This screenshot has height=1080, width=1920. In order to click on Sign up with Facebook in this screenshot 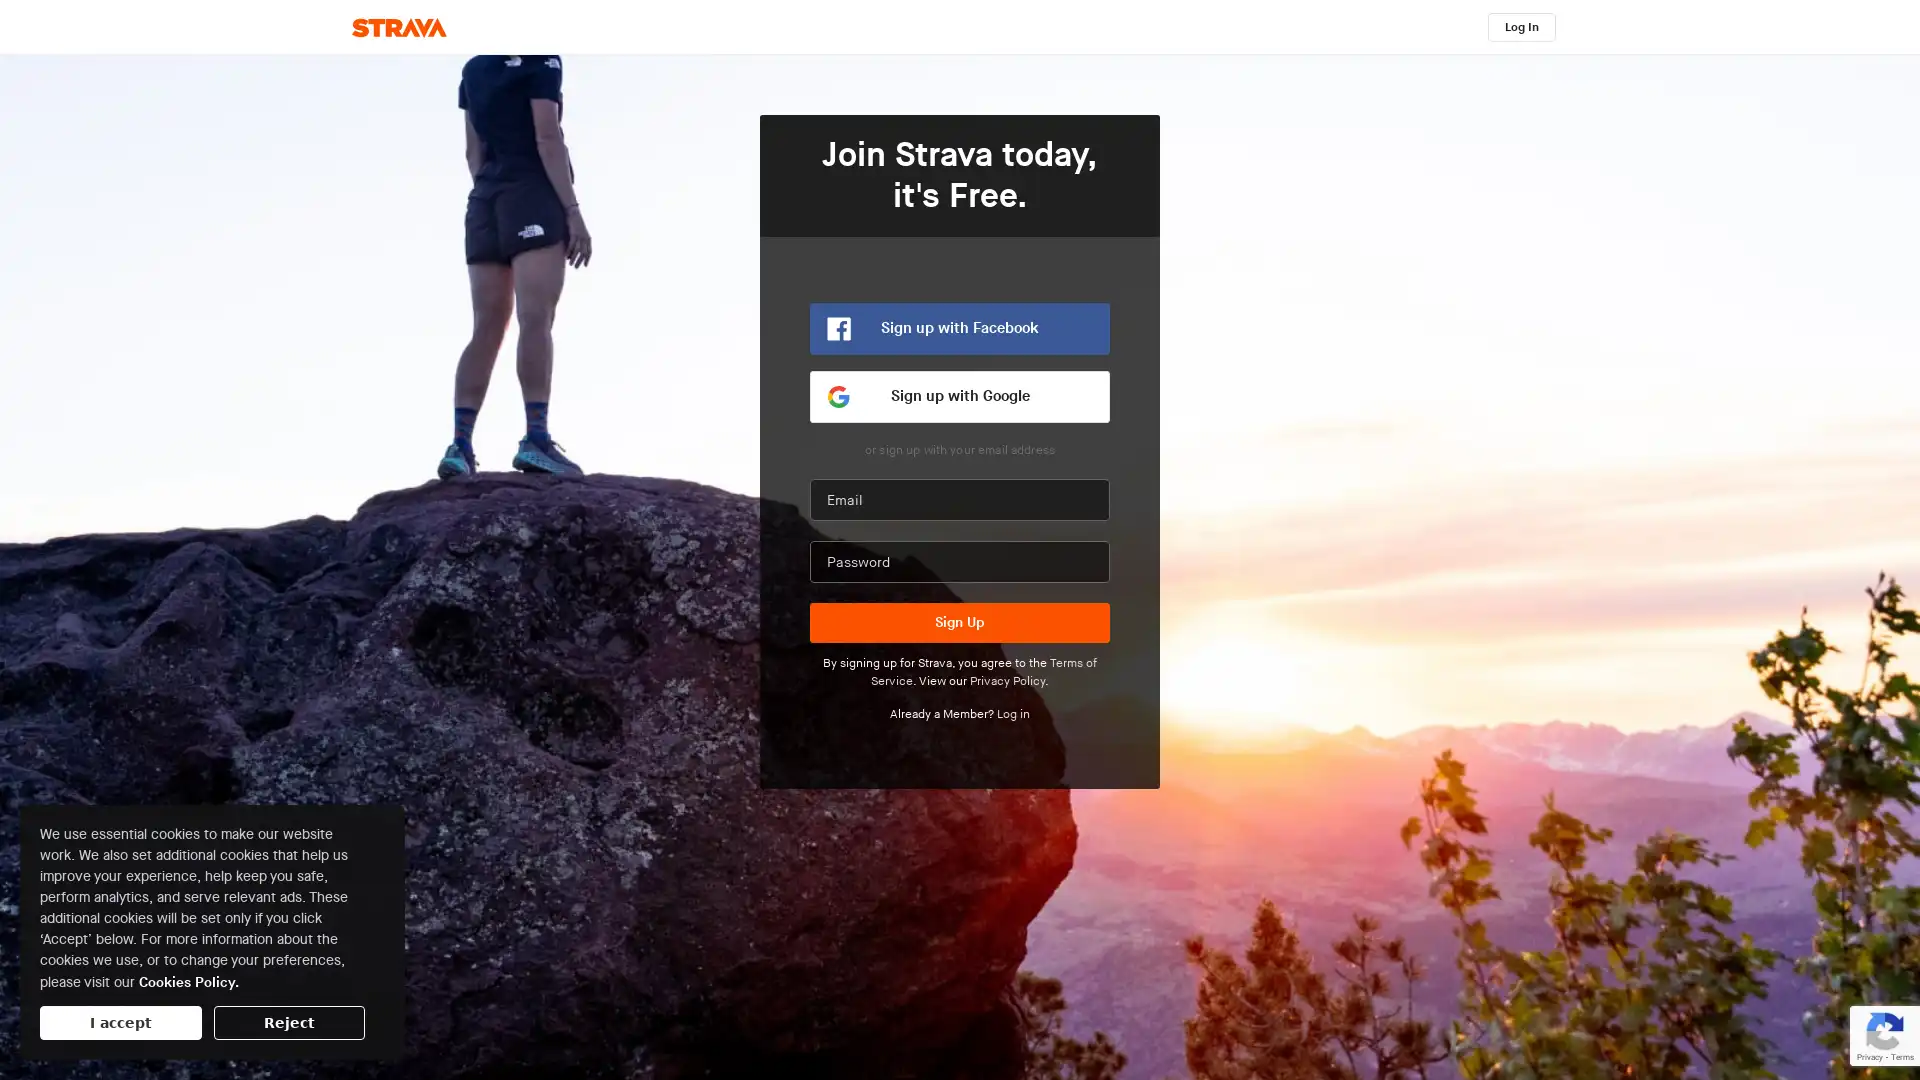, I will do `click(960, 327)`.